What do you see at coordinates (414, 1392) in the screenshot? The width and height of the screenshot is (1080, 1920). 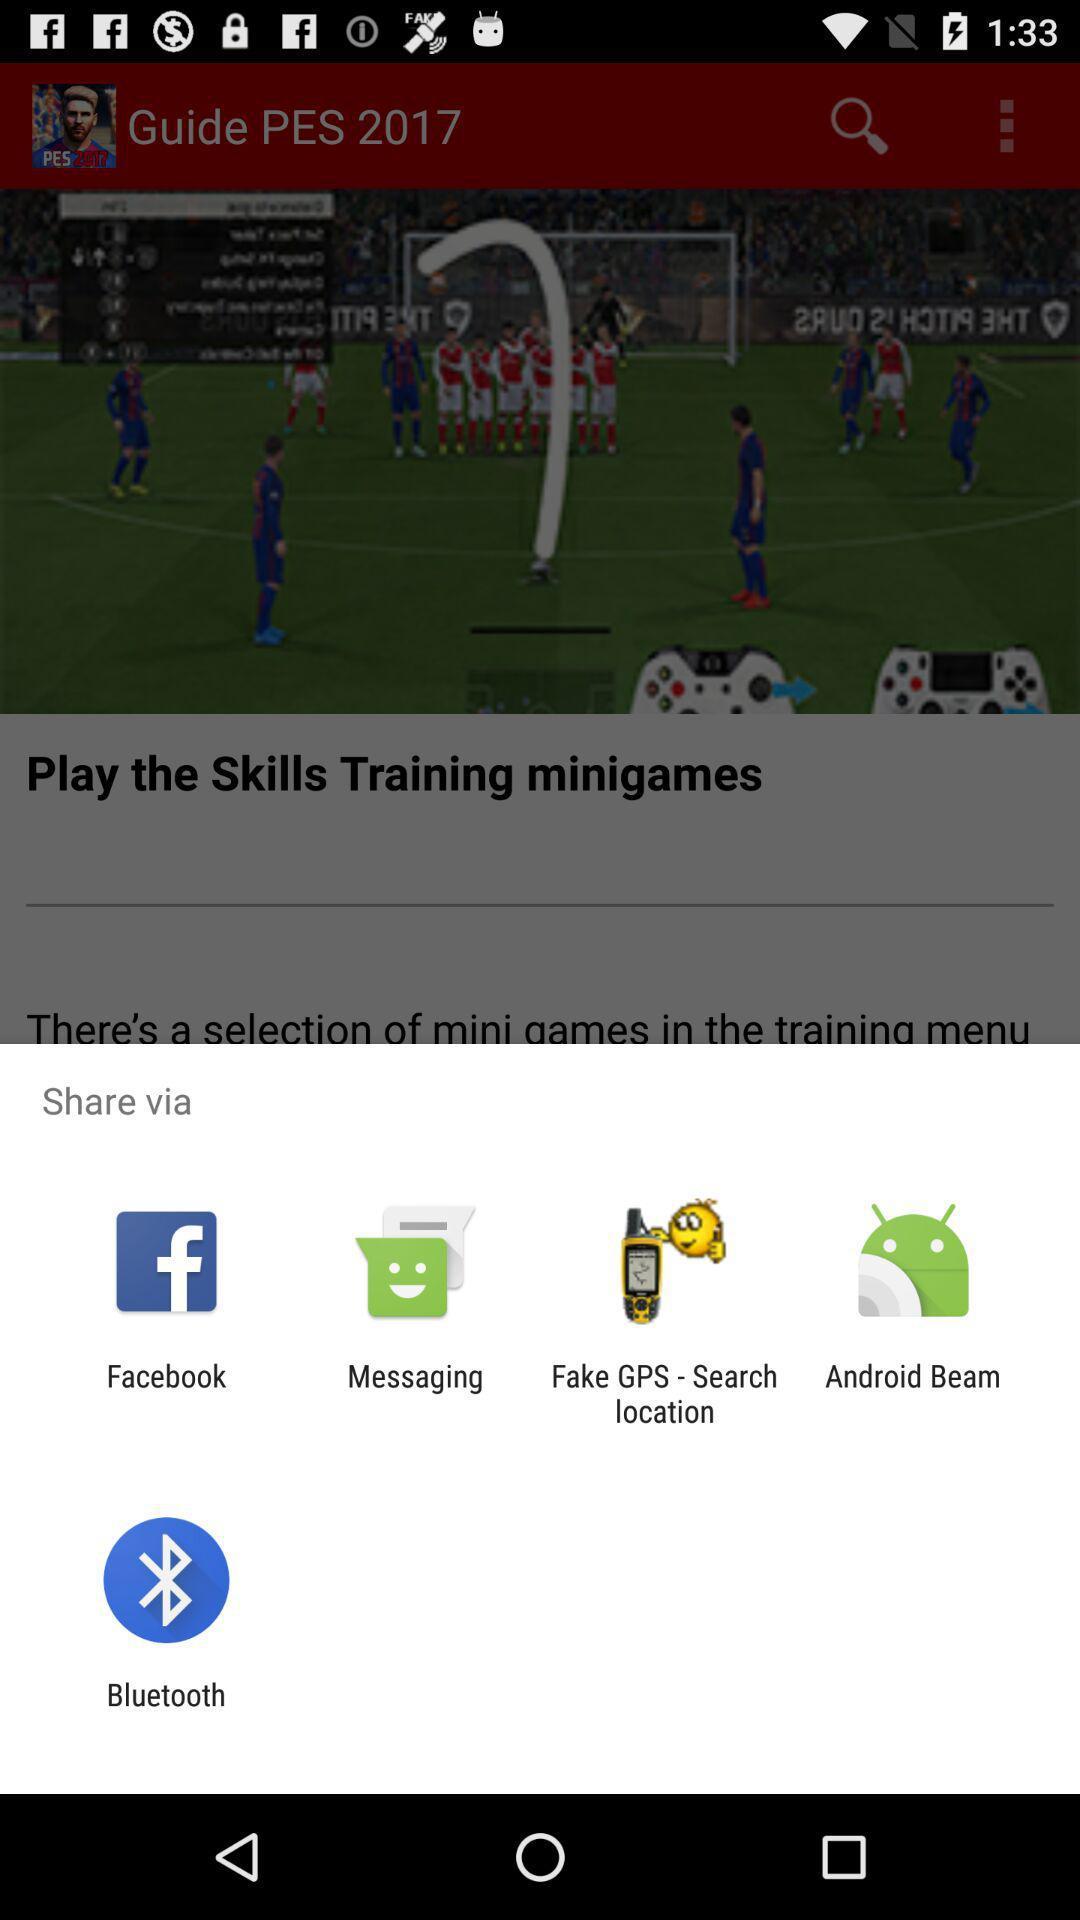 I see `item next to the facebook item` at bounding box center [414, 1392].